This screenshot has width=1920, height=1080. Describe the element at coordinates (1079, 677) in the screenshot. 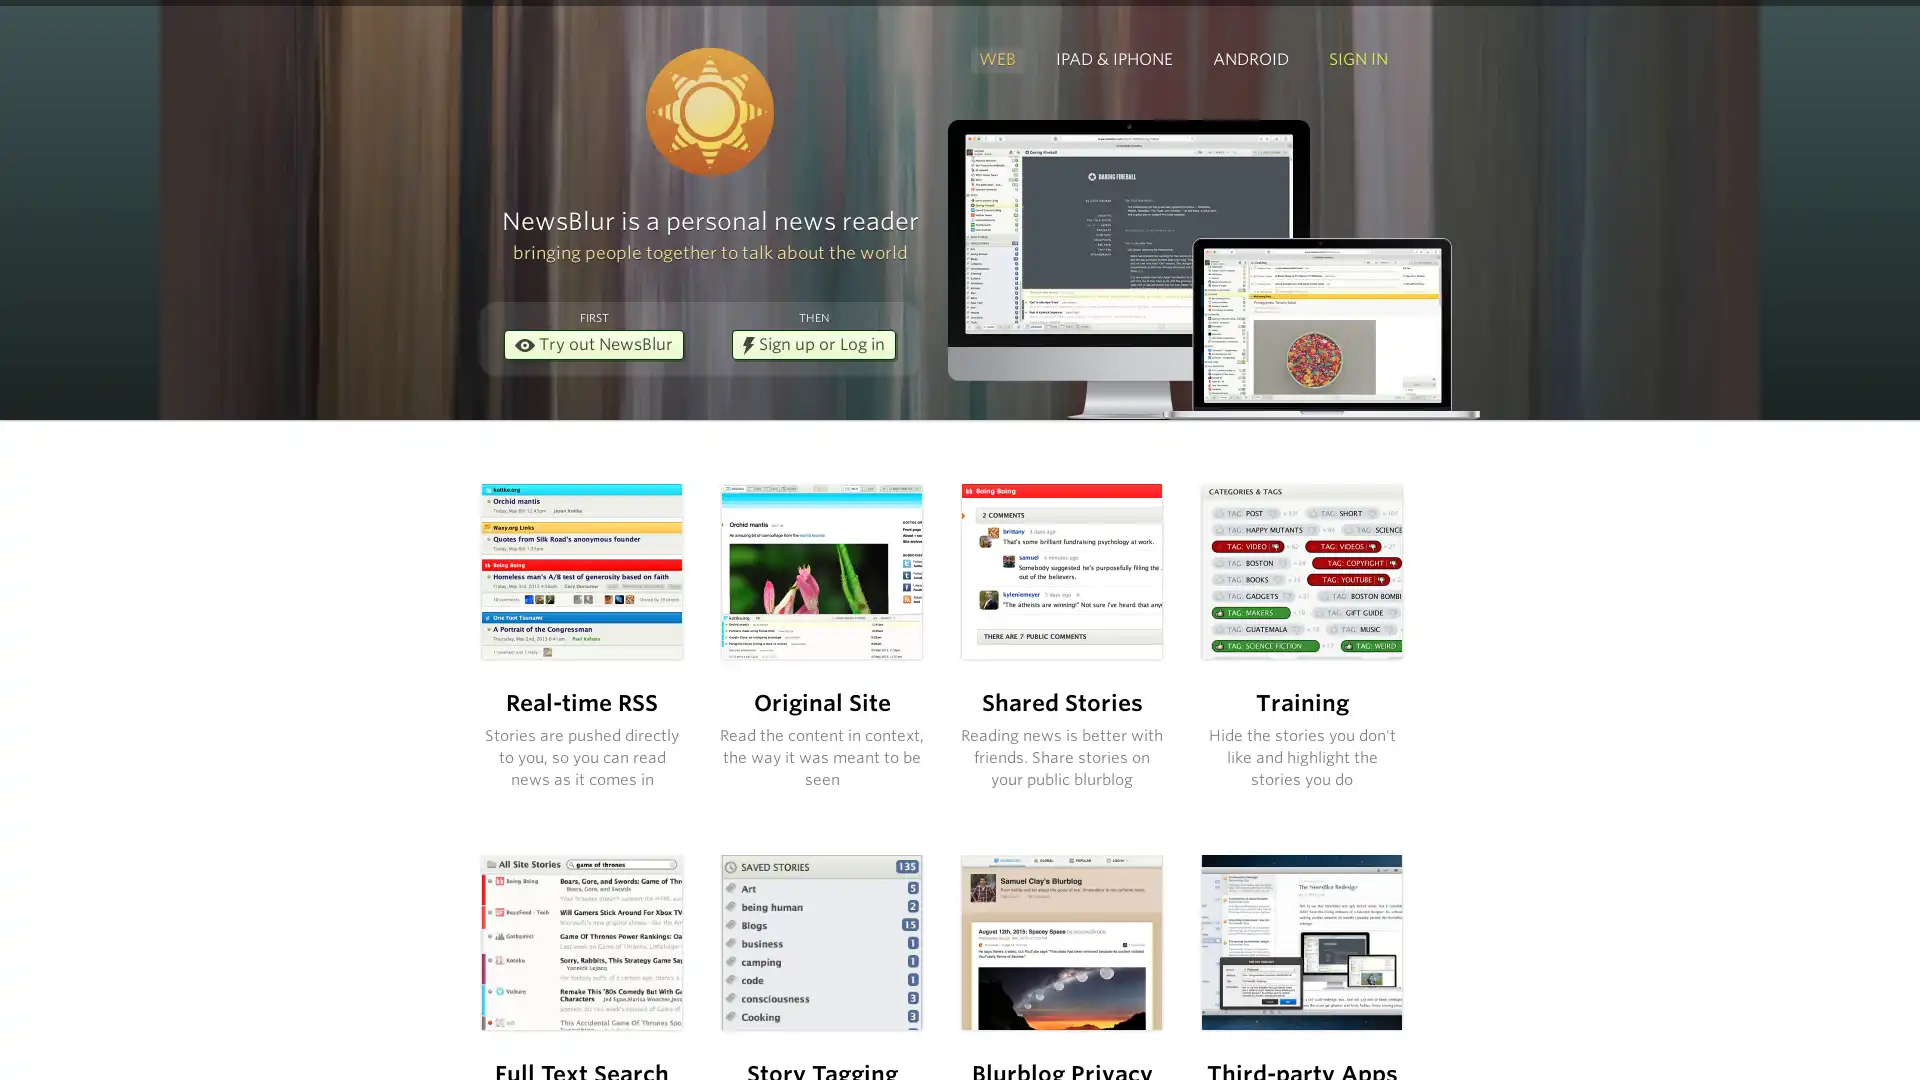

I see `log in` at that location.